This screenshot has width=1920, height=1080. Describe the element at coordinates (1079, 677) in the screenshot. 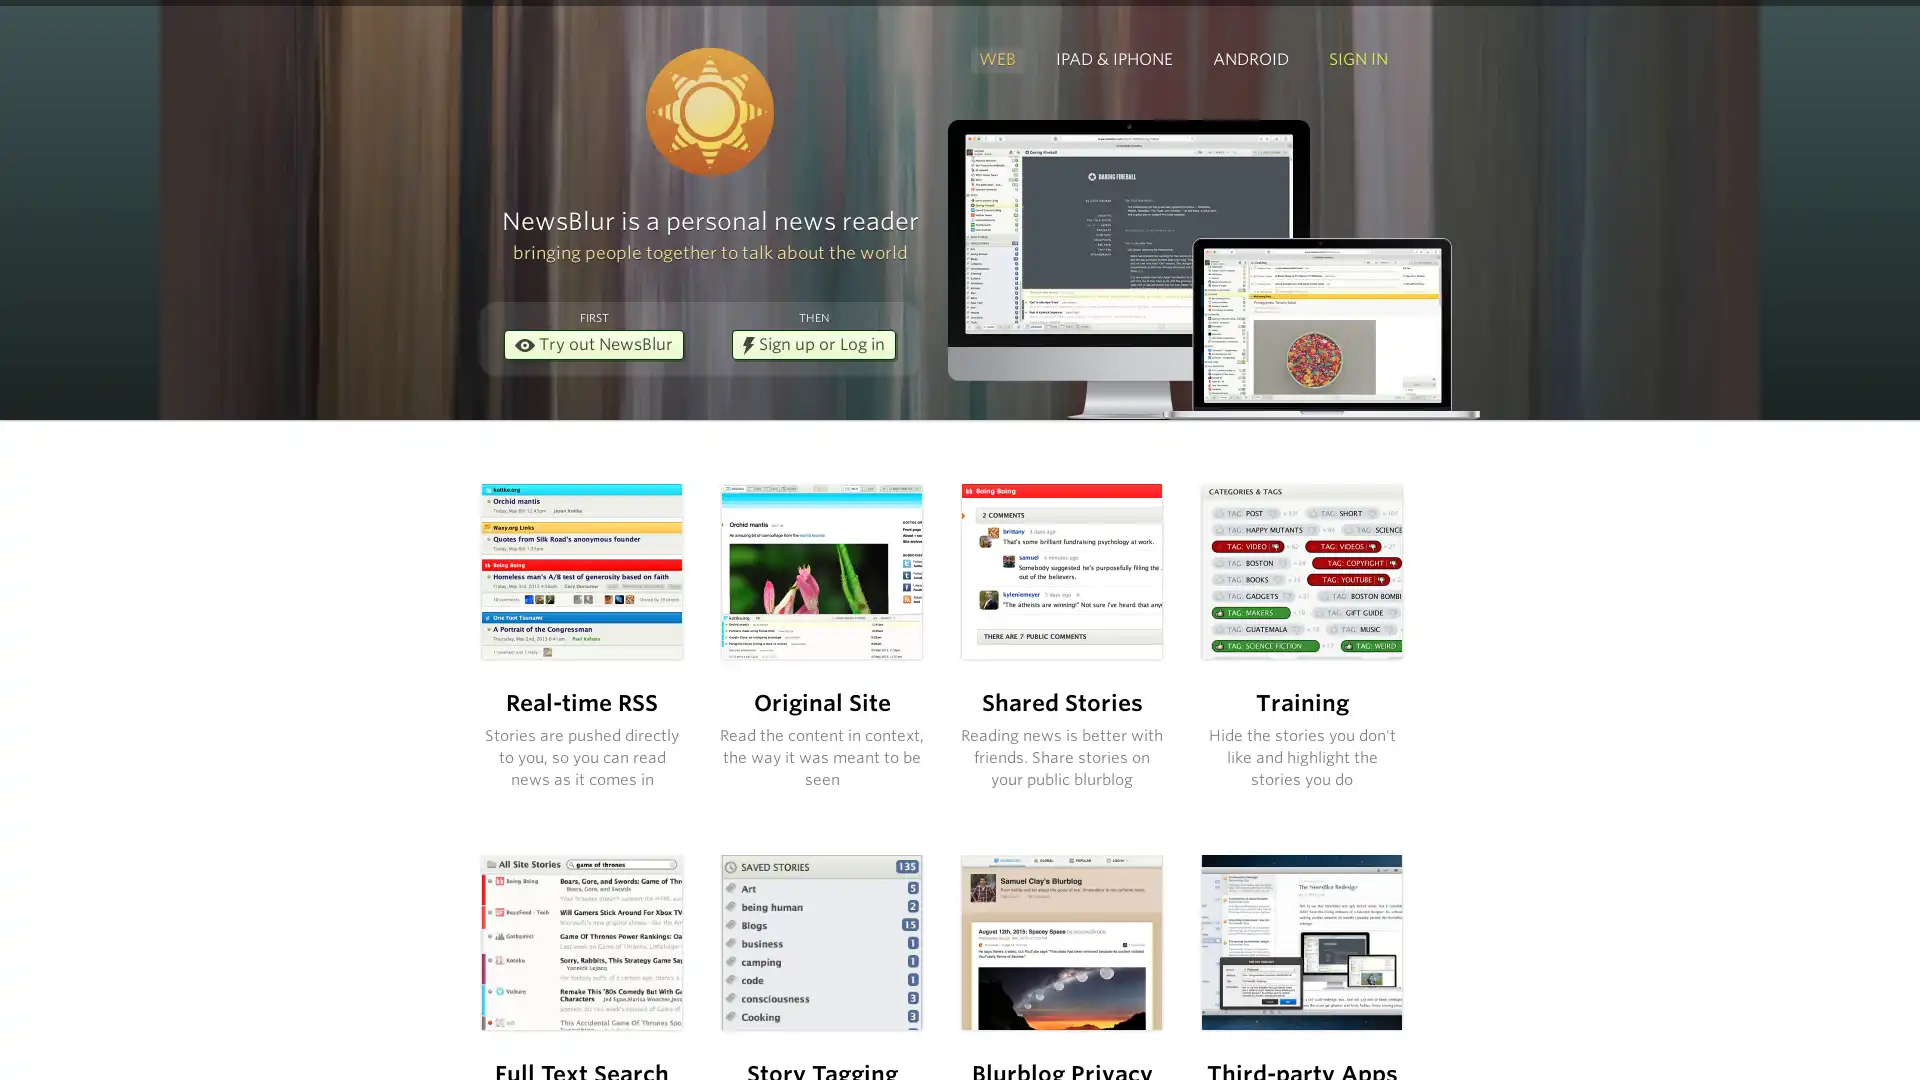

I see `log in` at that location.